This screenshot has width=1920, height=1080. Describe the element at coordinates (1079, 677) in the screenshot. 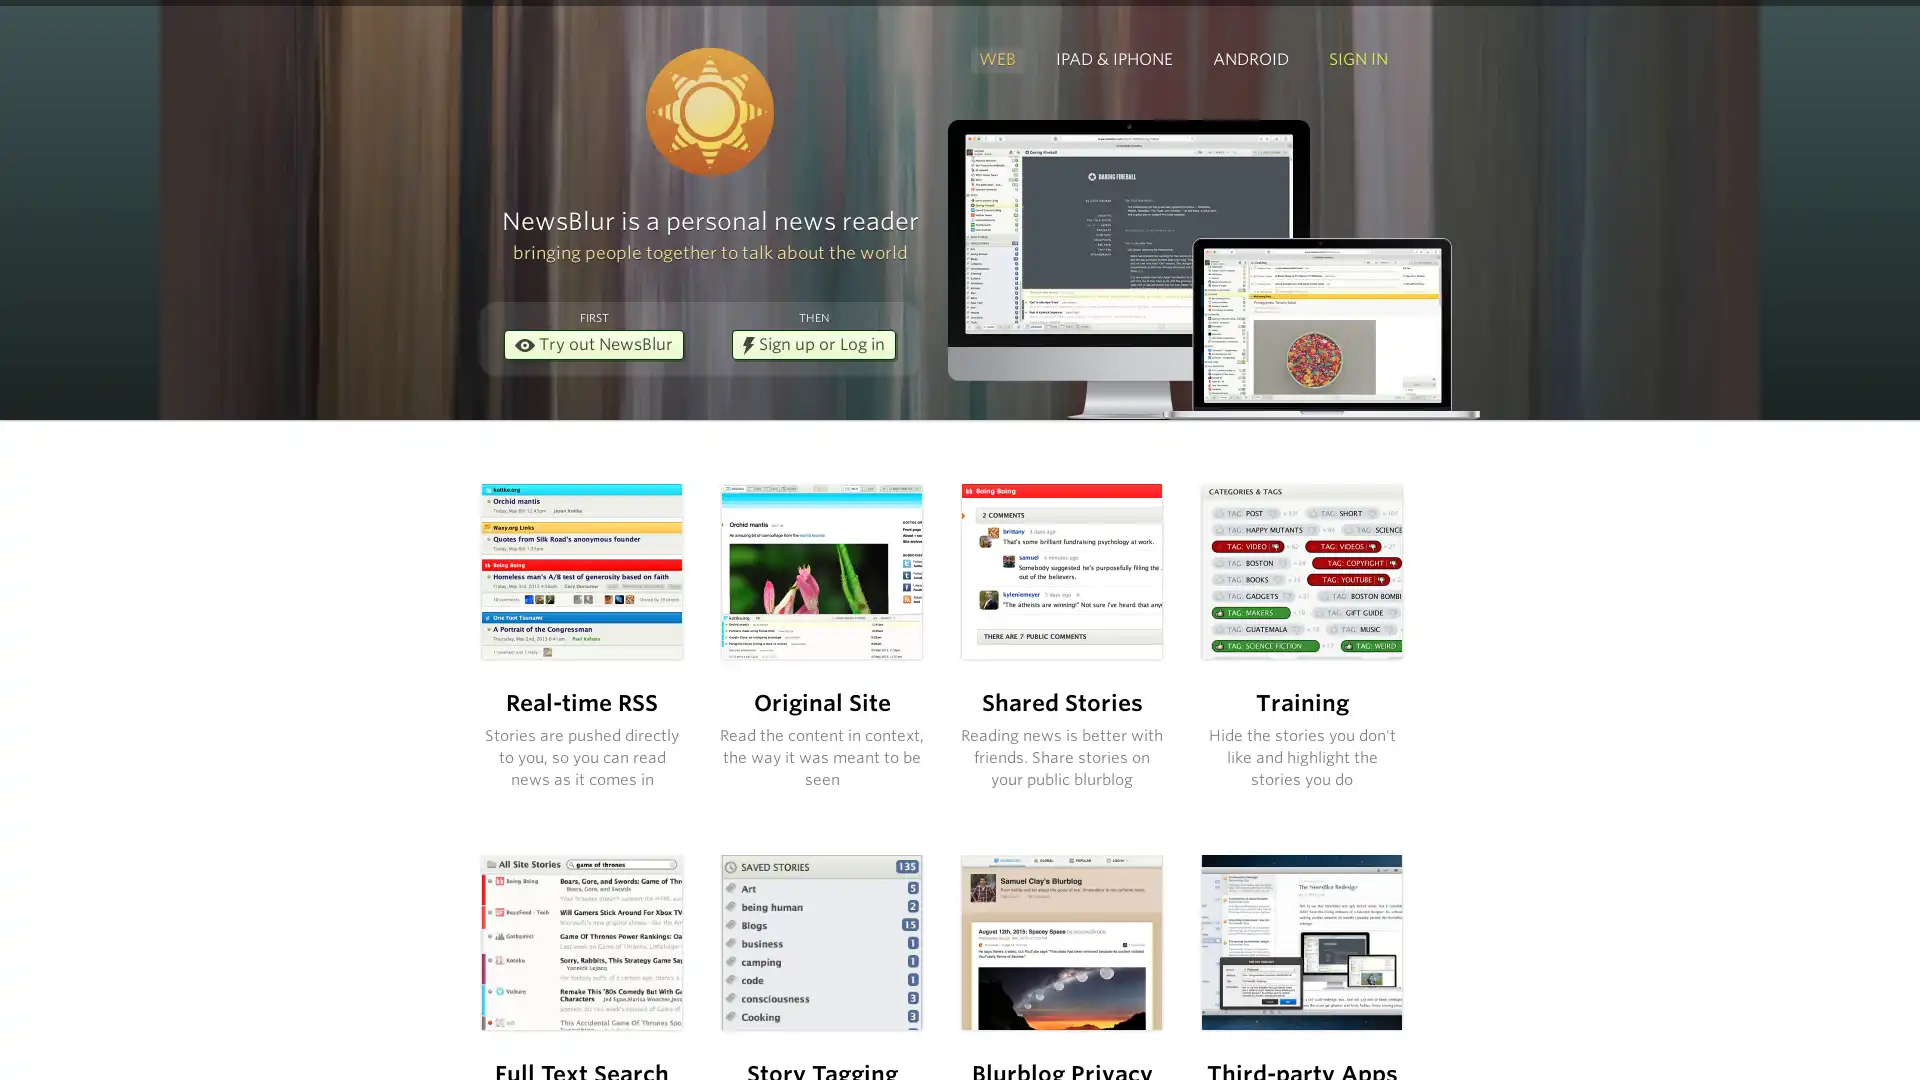

I see `log in` at that location.